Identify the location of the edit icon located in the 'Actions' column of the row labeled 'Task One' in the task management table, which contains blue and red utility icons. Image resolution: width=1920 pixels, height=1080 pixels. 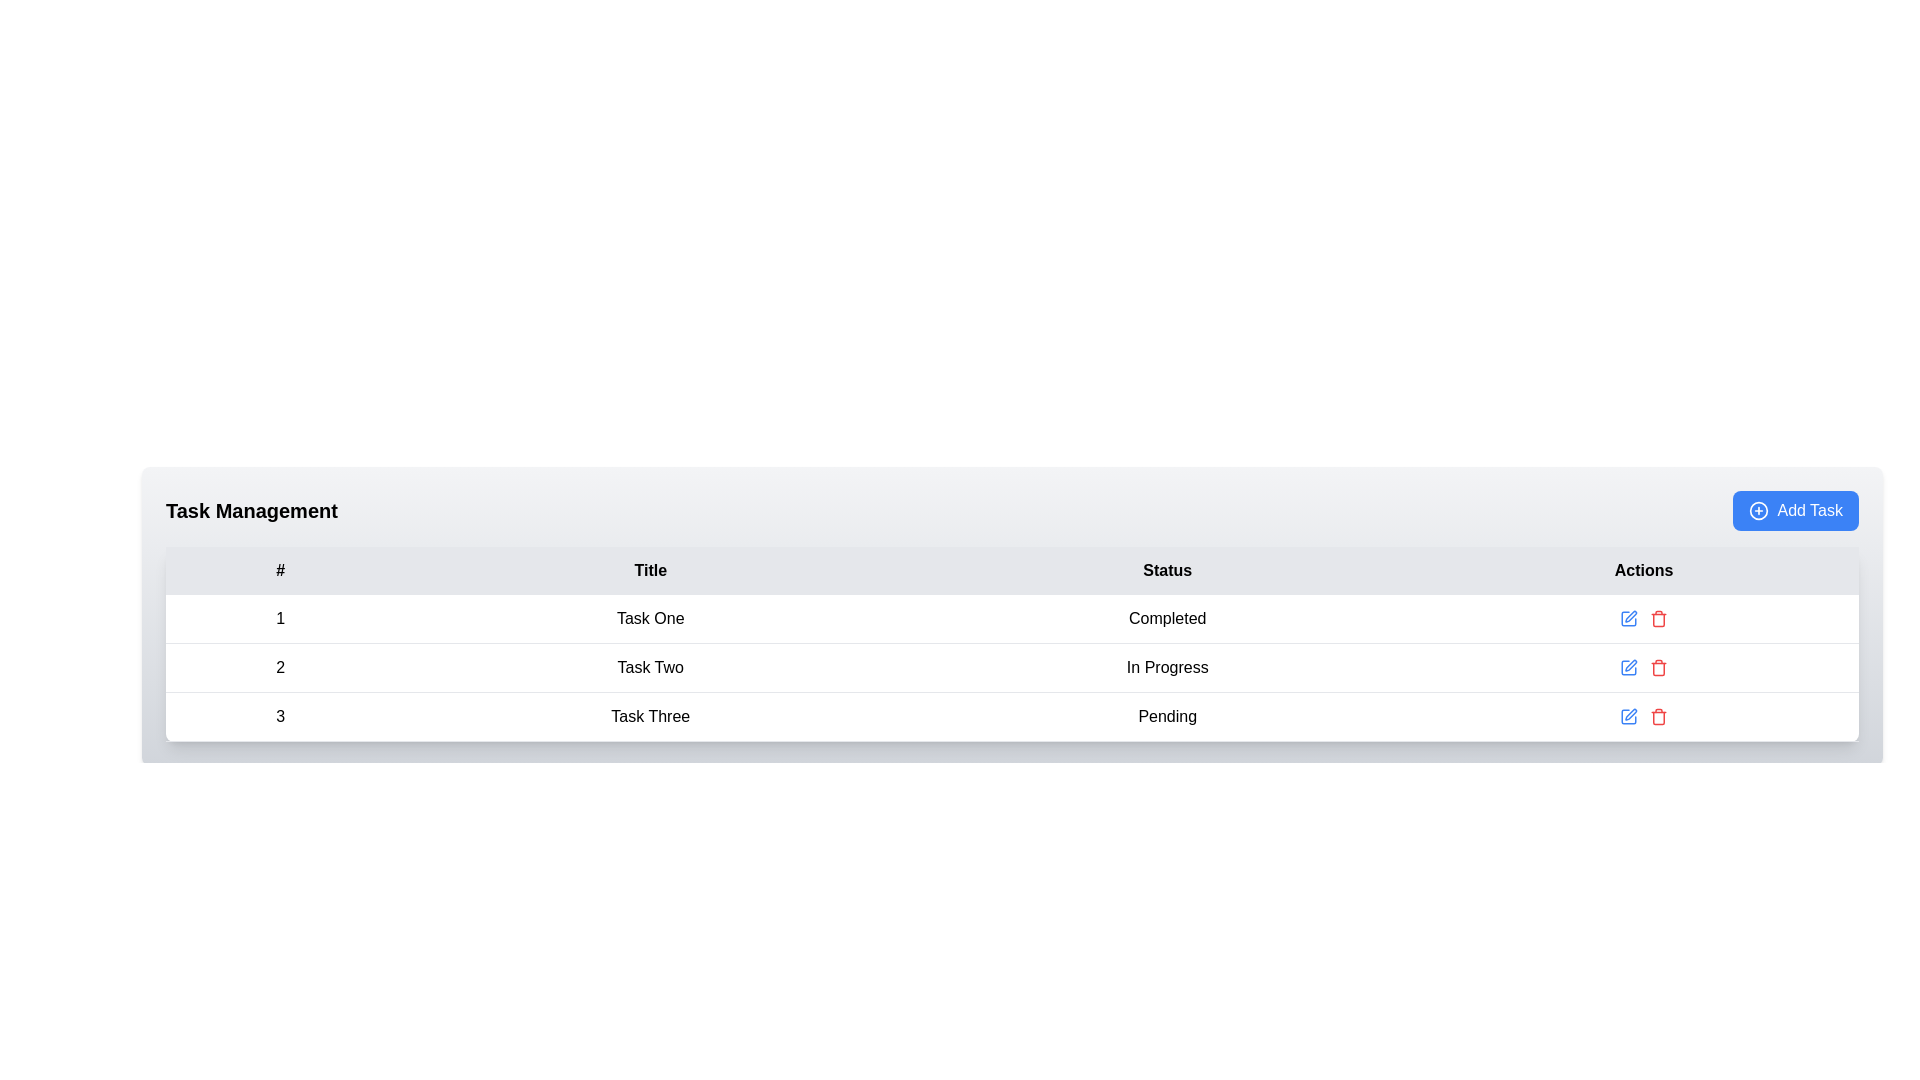
(1644, 618).